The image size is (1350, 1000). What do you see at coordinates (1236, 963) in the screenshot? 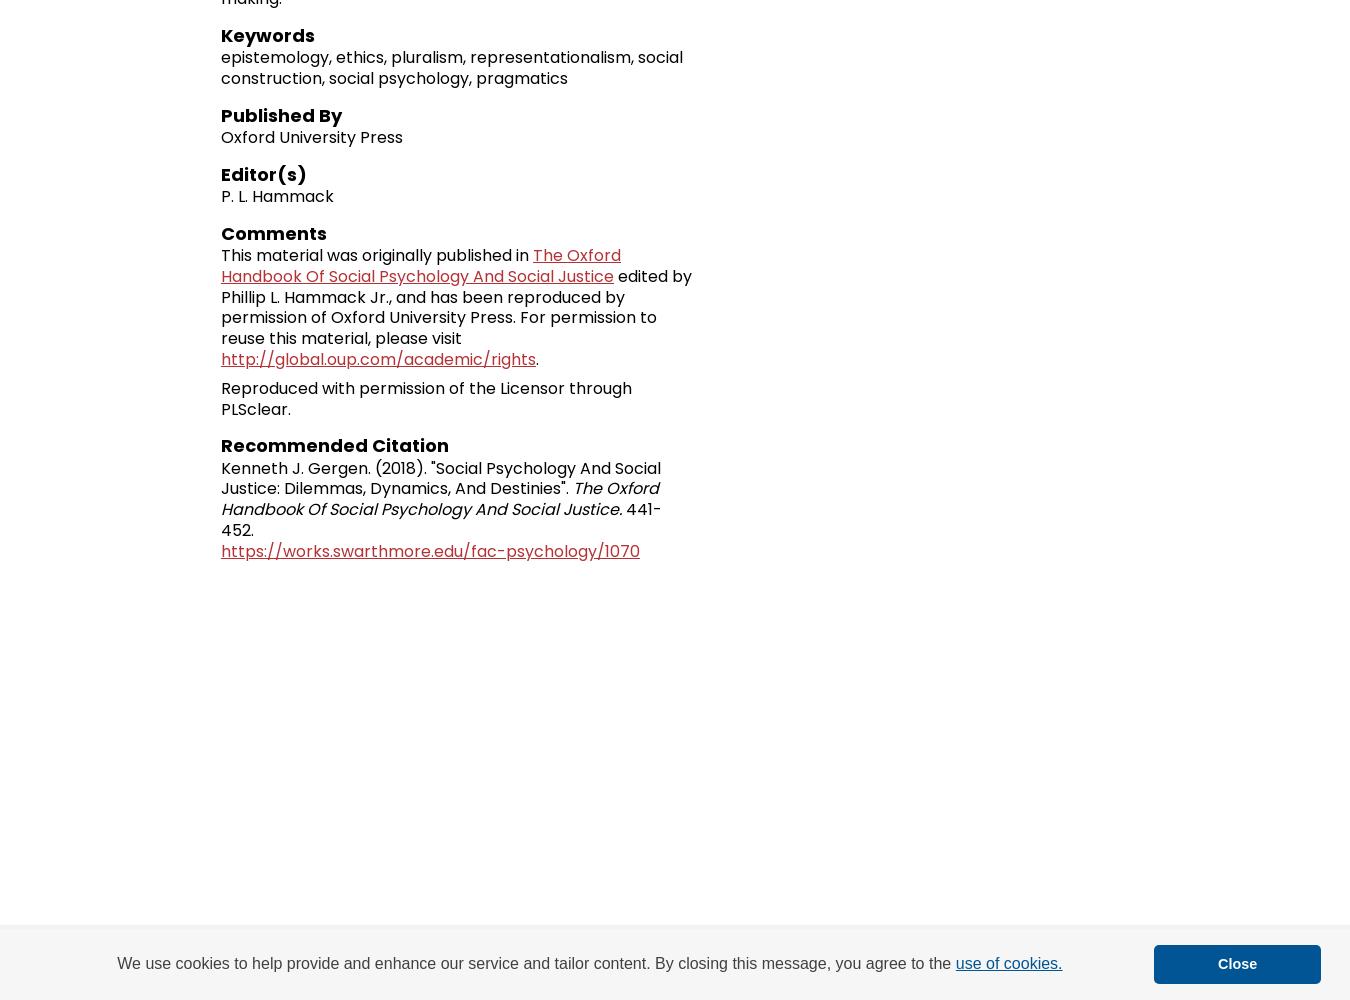
I see `'Close'` at bounding box center [1236, 963].